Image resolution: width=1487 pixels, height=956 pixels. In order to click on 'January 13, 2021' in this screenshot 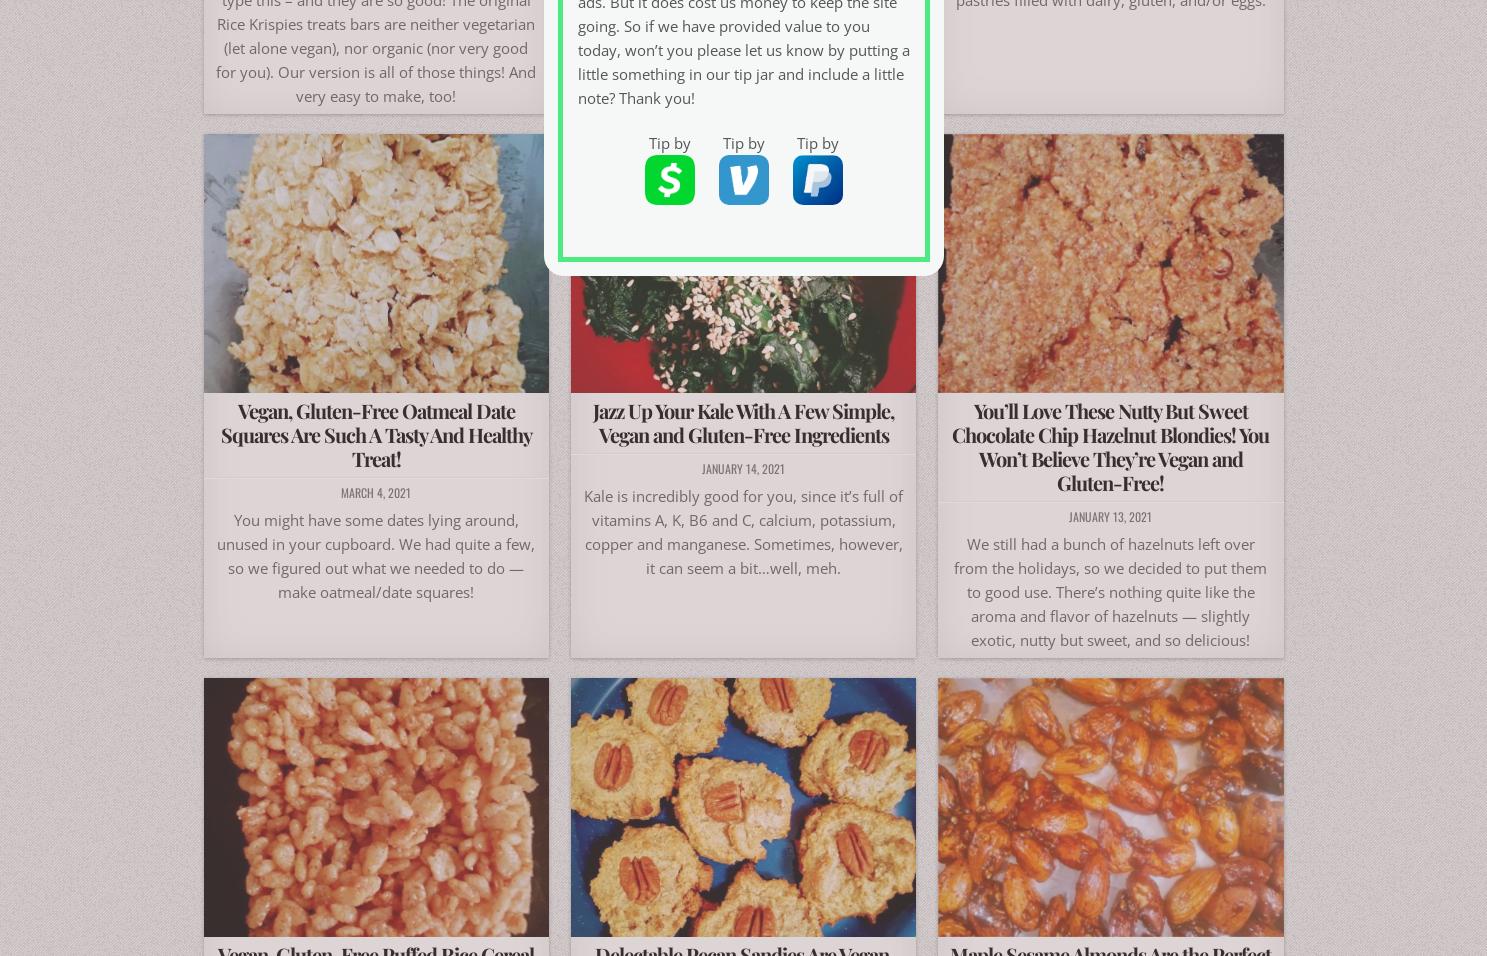, I will do `click(1109, 514)`.